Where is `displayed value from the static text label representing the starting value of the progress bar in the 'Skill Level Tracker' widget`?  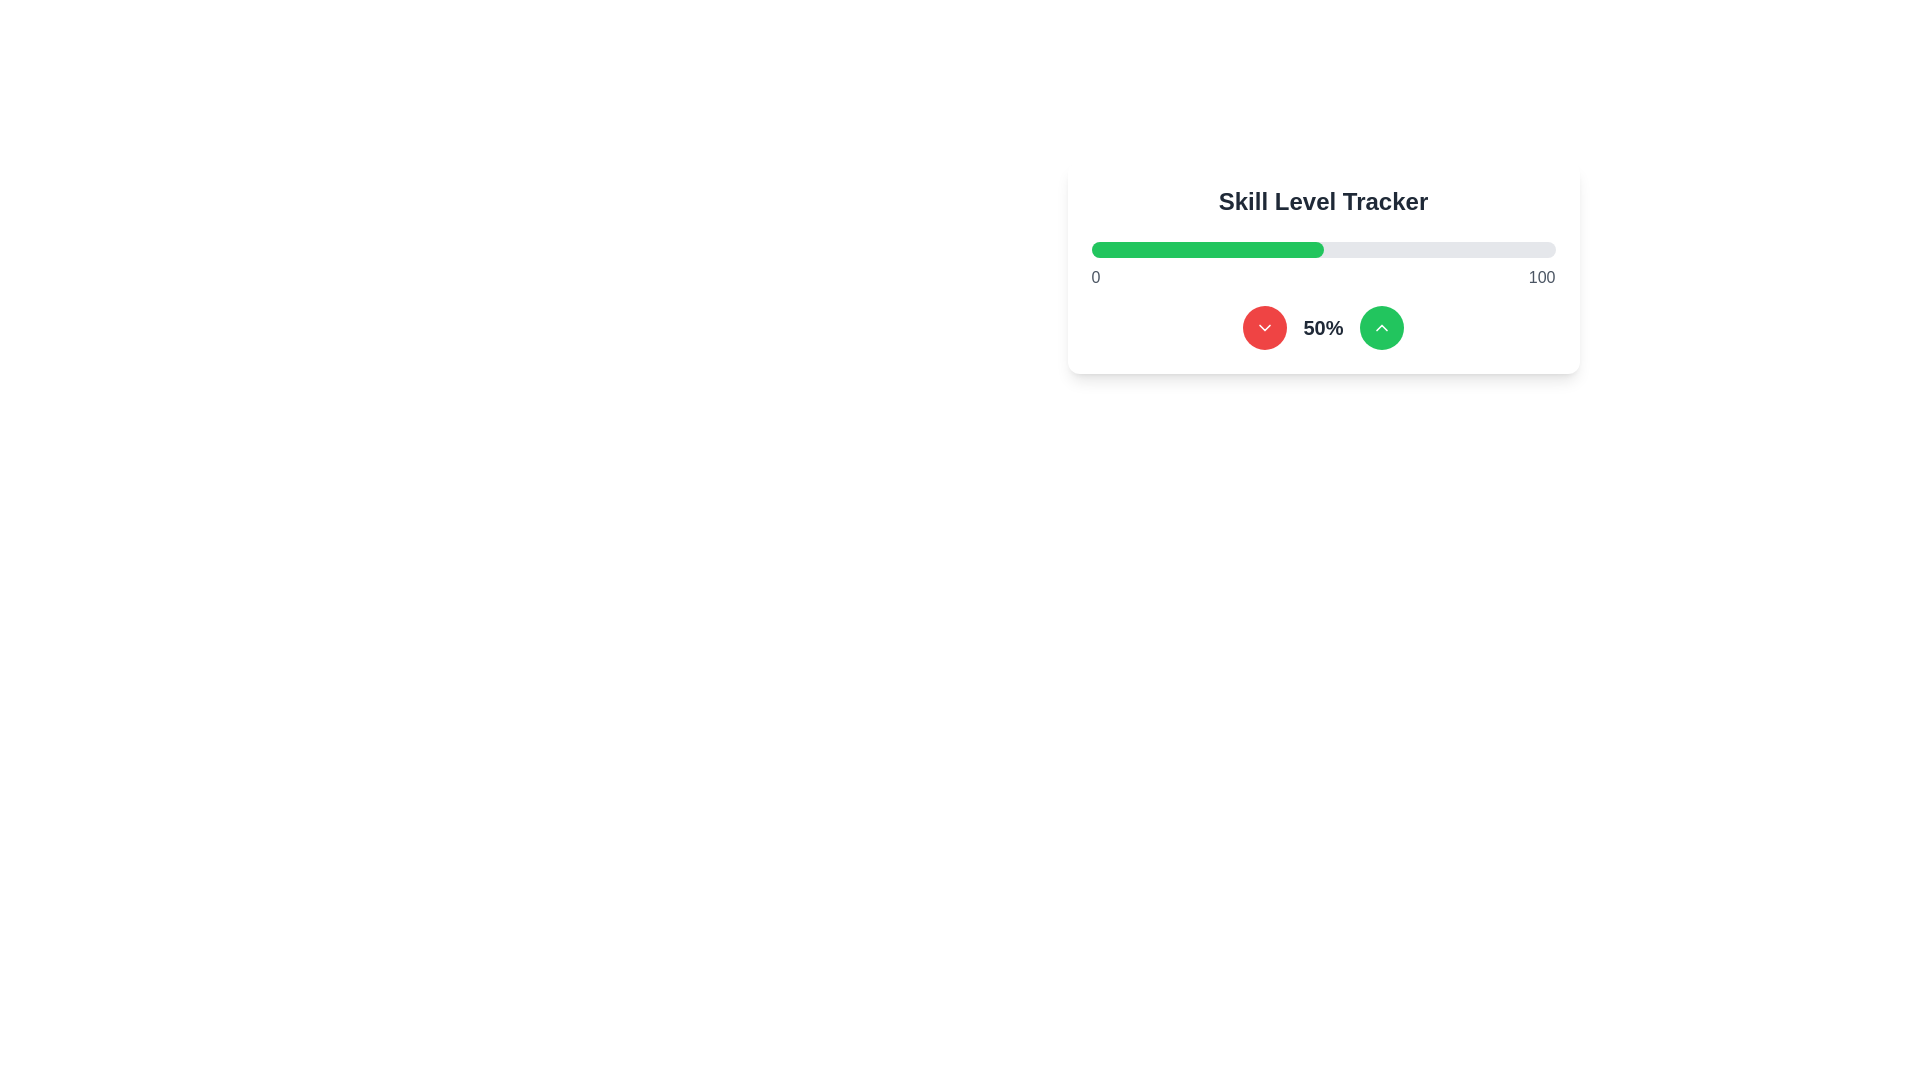
displayed value from the static text label representing the starting value of the progress bar in the 'Skill Level Tracker' widget is located at coordinates (1094, 277).